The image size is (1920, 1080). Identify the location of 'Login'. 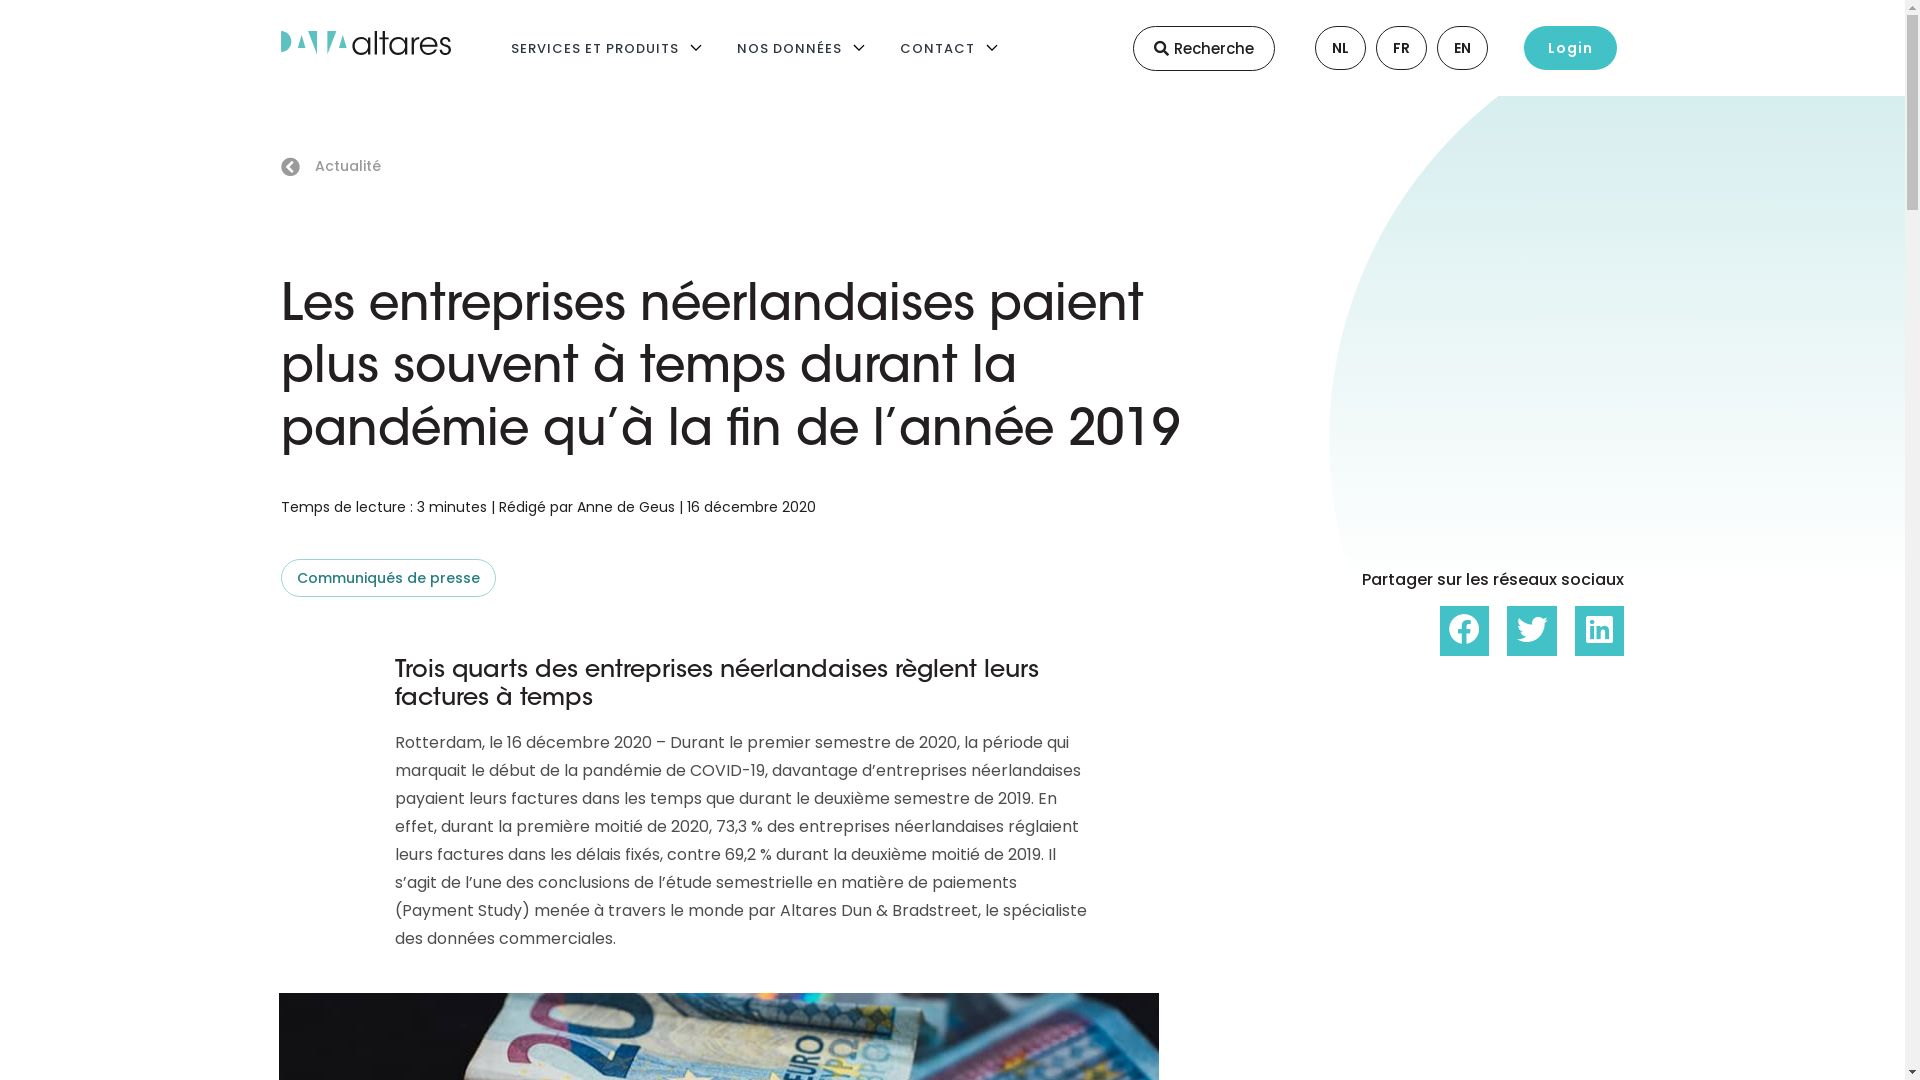
(1569, 46).